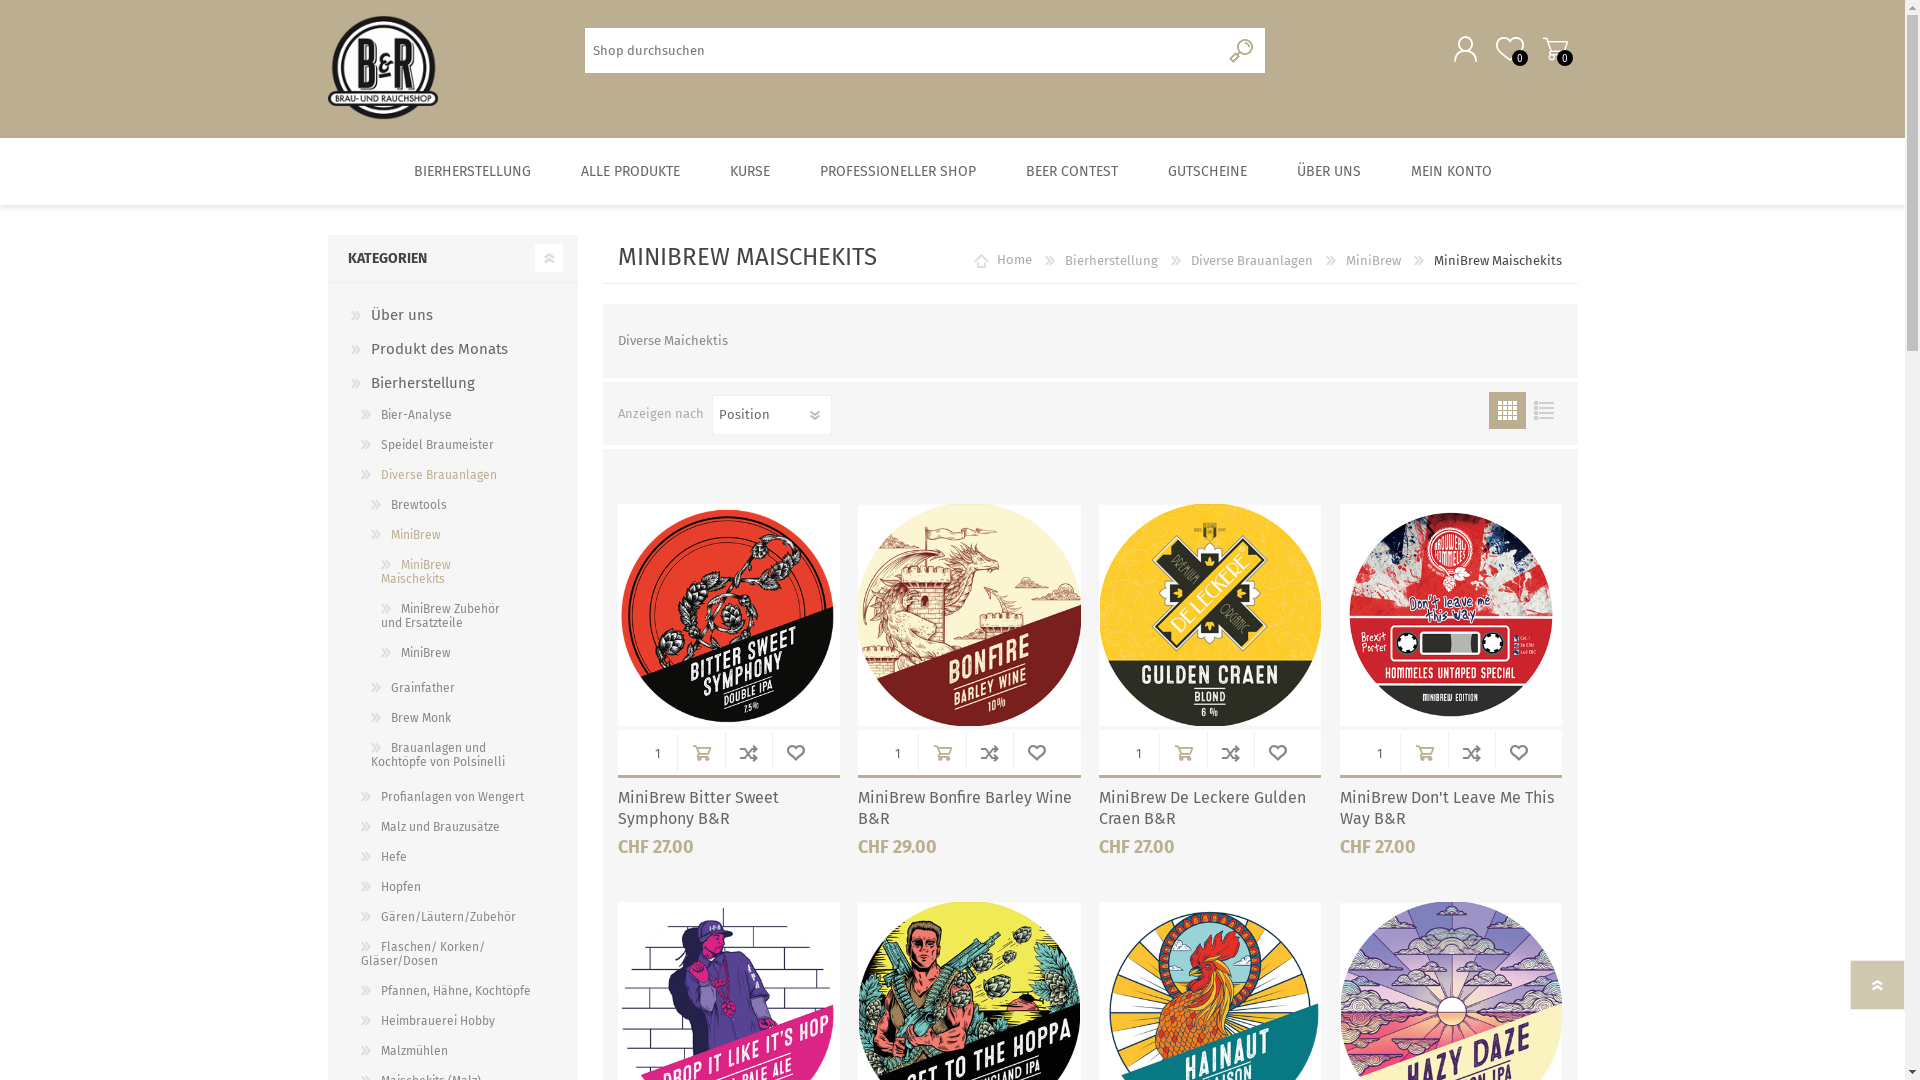 Image resolution: width=1920 pixels, height=1080 pixels. Describe the element at coordinates (1543, 409) in the screenshot. I see `'Liste'` at that location.